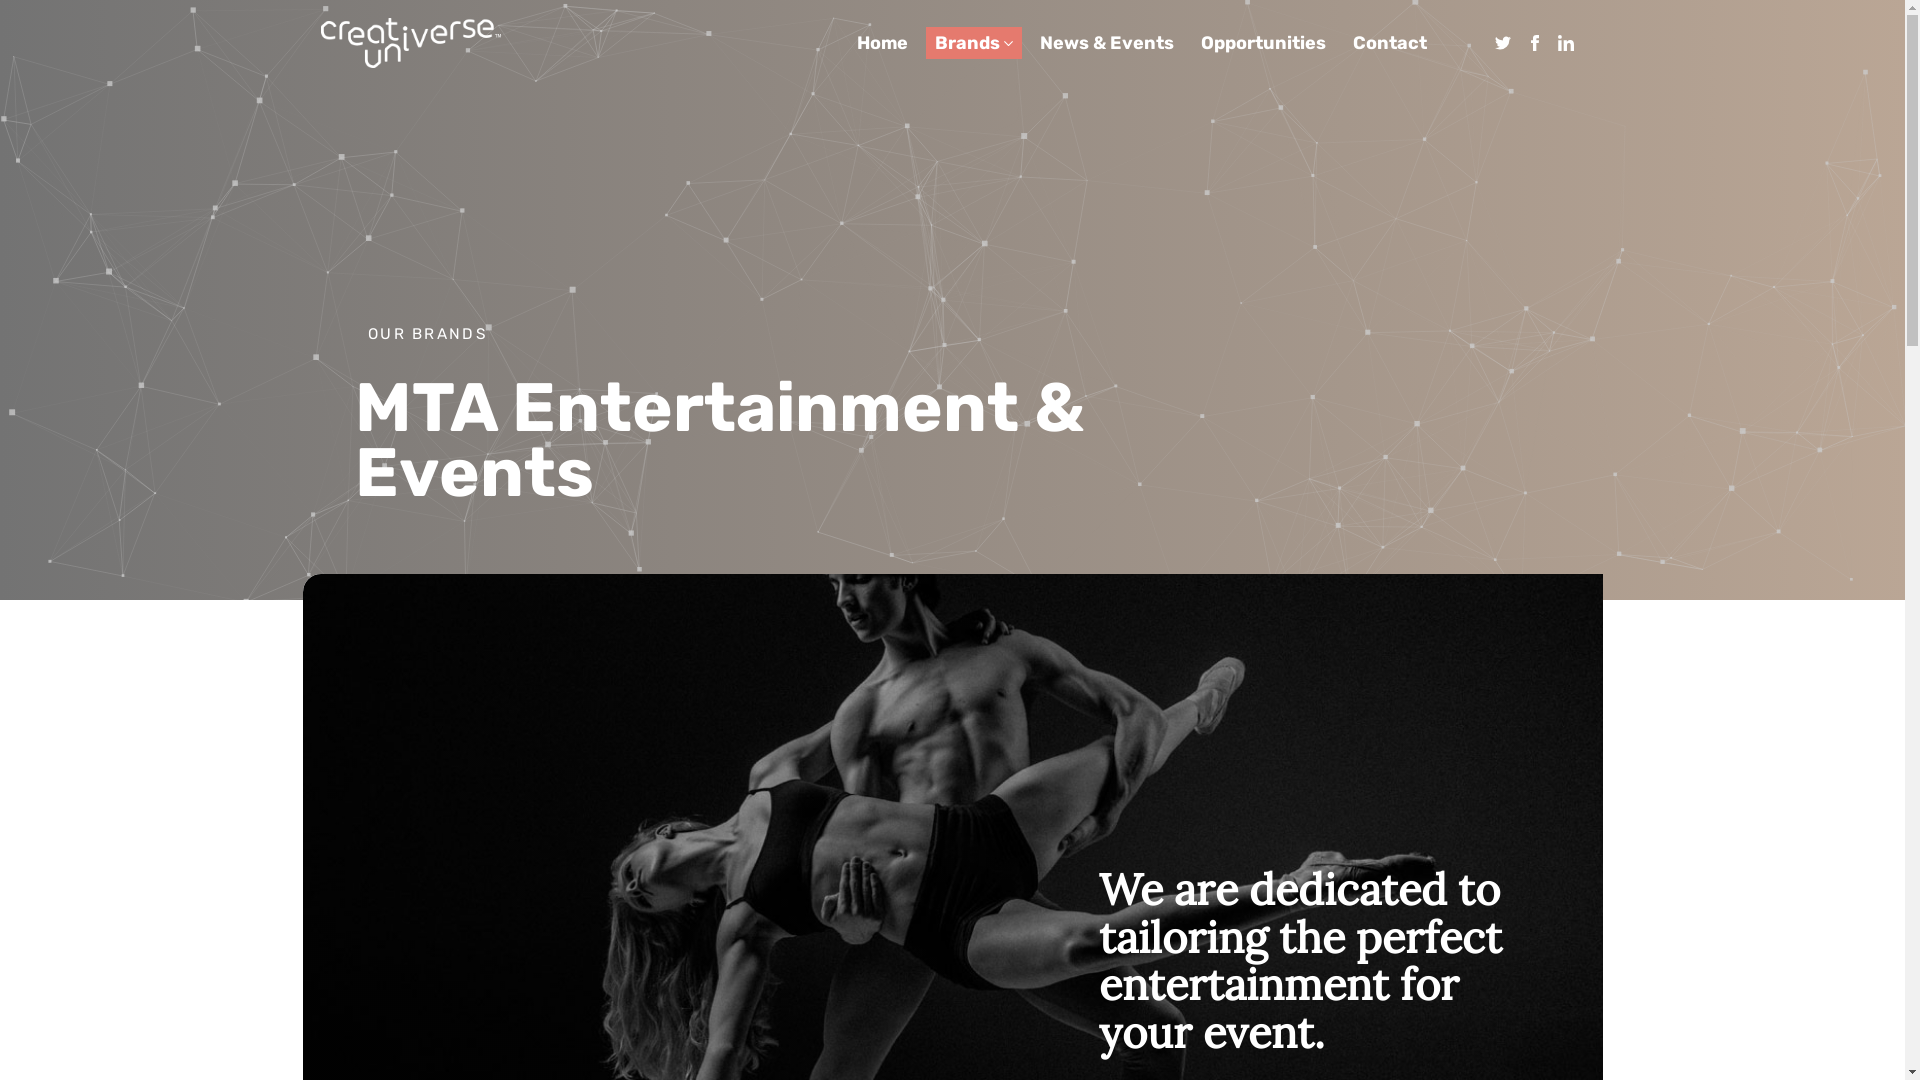 This screenshot has width=1920, height=1080. What do you see at coordinates (1534, 43) in the screenshot?
I see `'Connect with us on Facebook'` at bounding box center [1534, 43].